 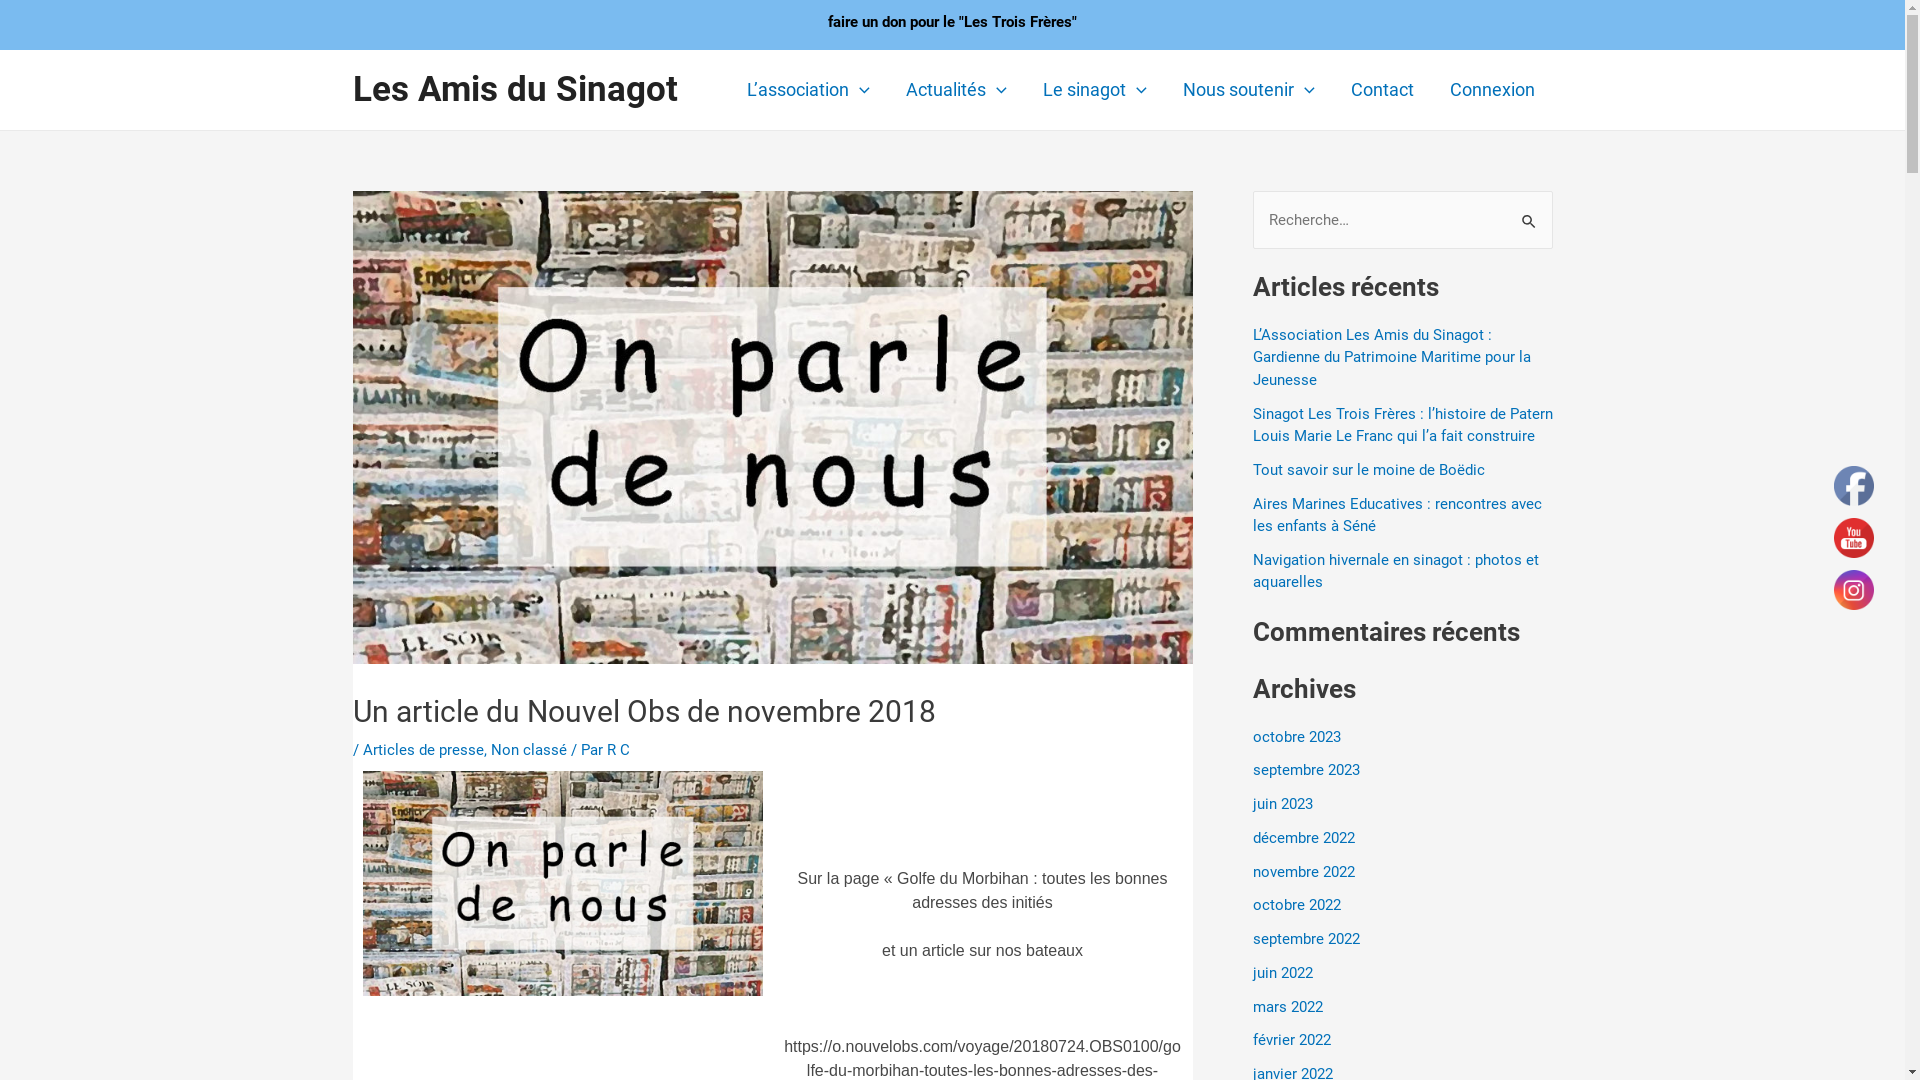 What do you see at coordinates (1394, 571) in the screenshot?
I see `'Navigation hivernale en sinagot : photos et aquarelles'` at bounding box center [1394, 571].